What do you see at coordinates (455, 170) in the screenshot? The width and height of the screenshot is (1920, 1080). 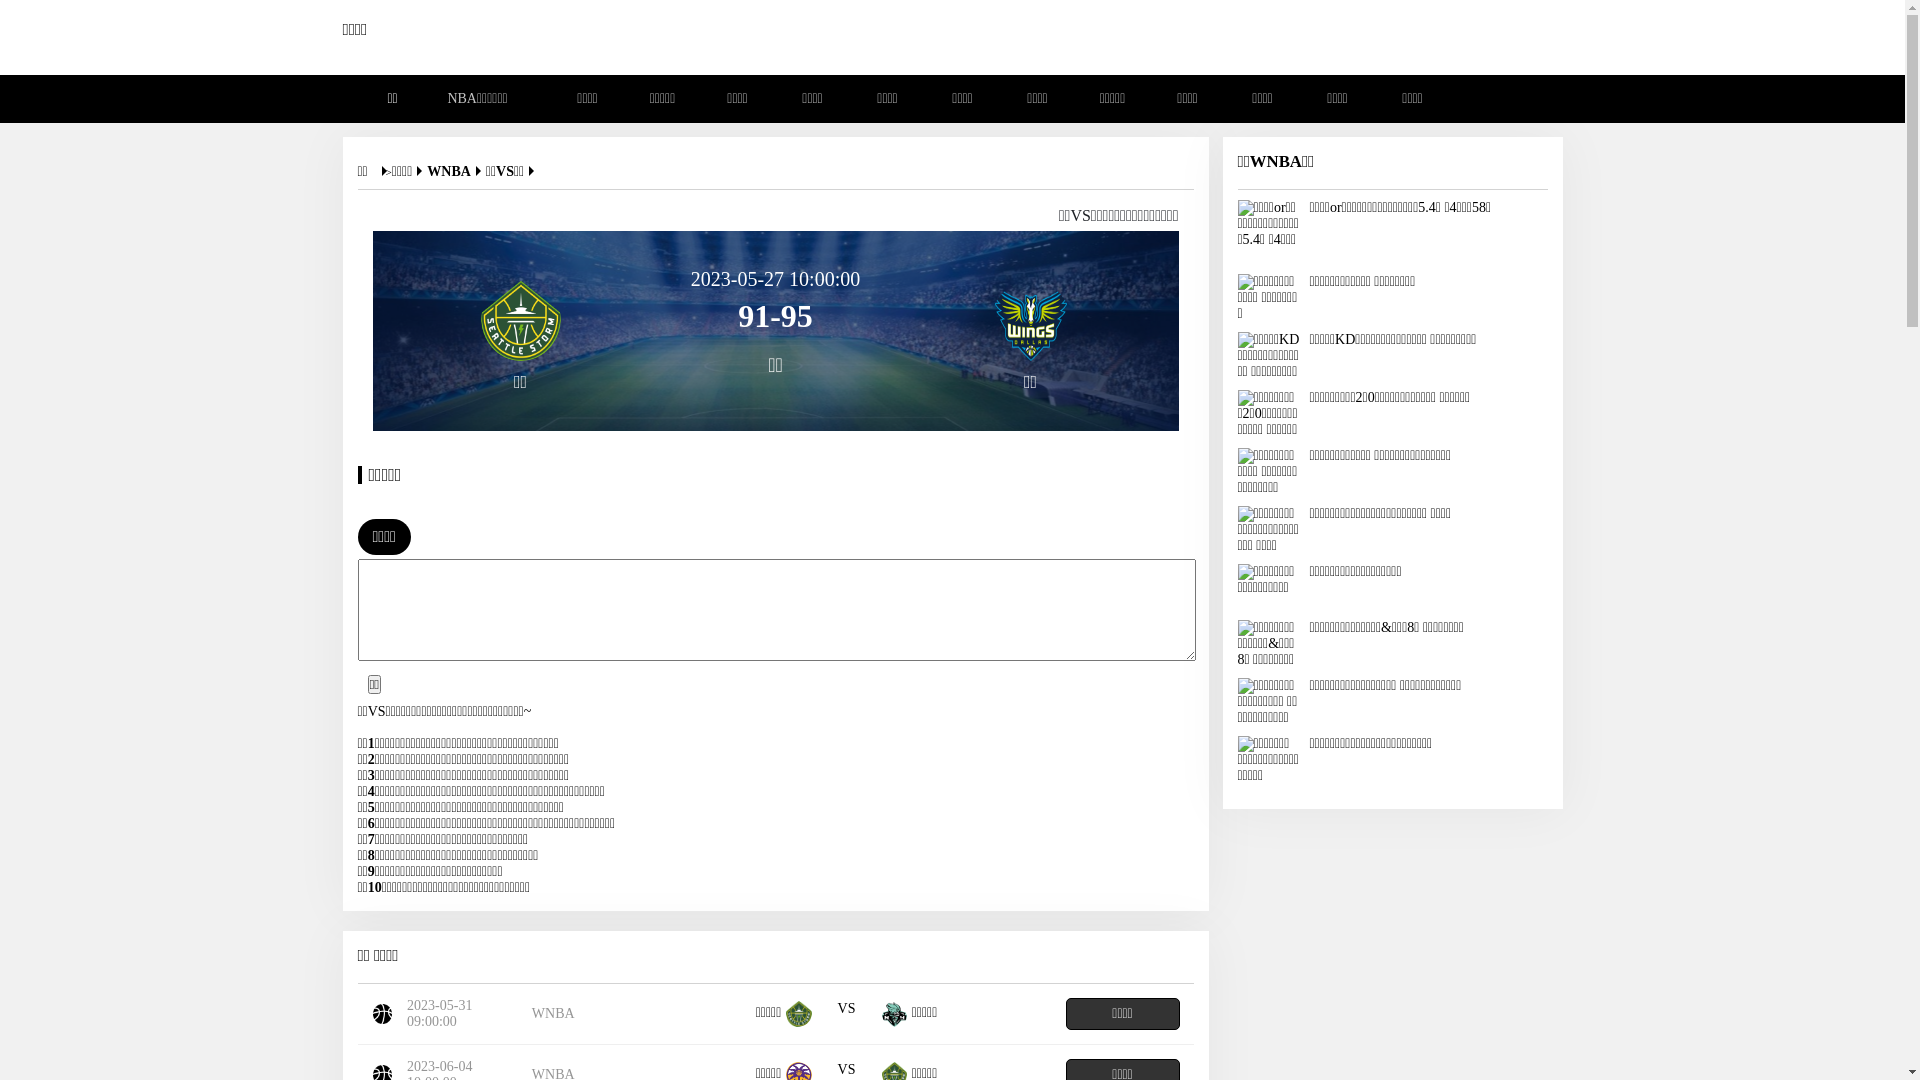 I see `'WNBA'` at bounding box center [455, 170].